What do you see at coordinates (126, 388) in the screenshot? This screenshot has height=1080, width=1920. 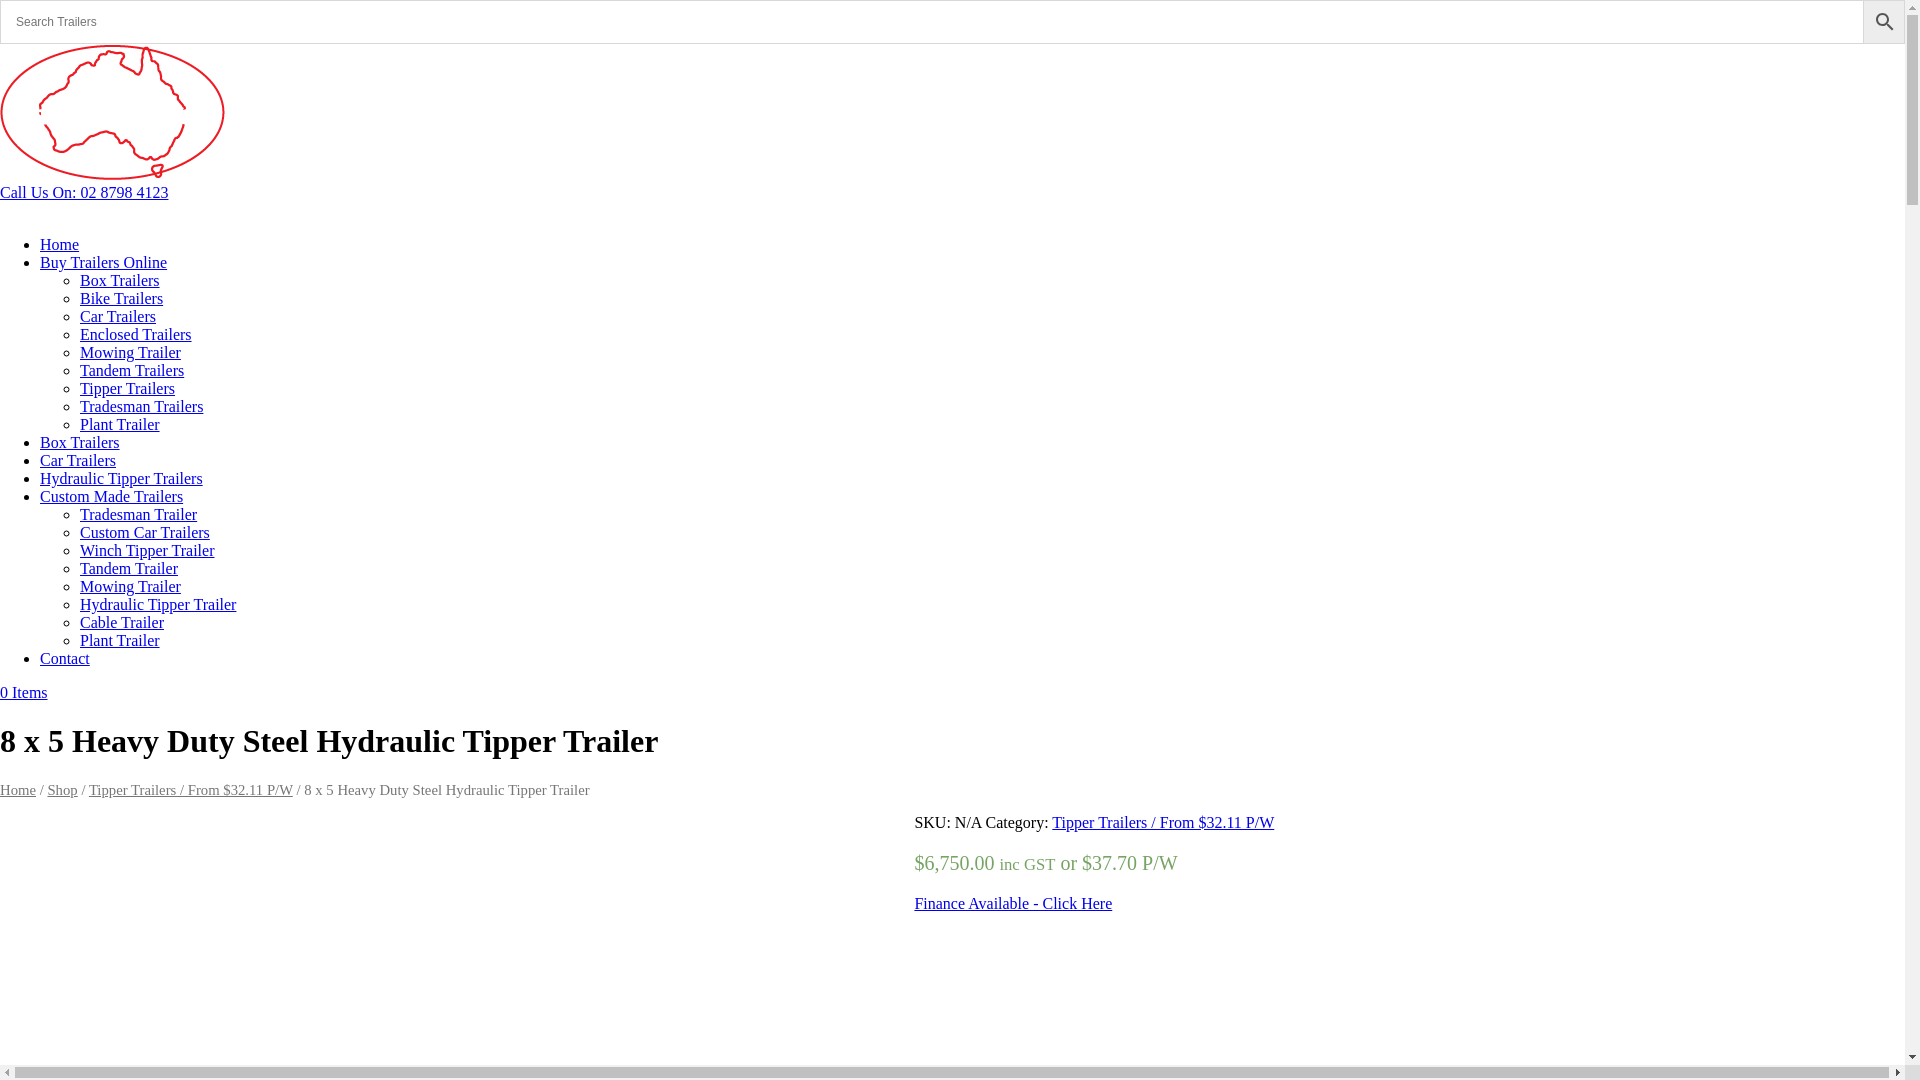 I see `'Tipper Trailers'` at bounding box center [126, 388].